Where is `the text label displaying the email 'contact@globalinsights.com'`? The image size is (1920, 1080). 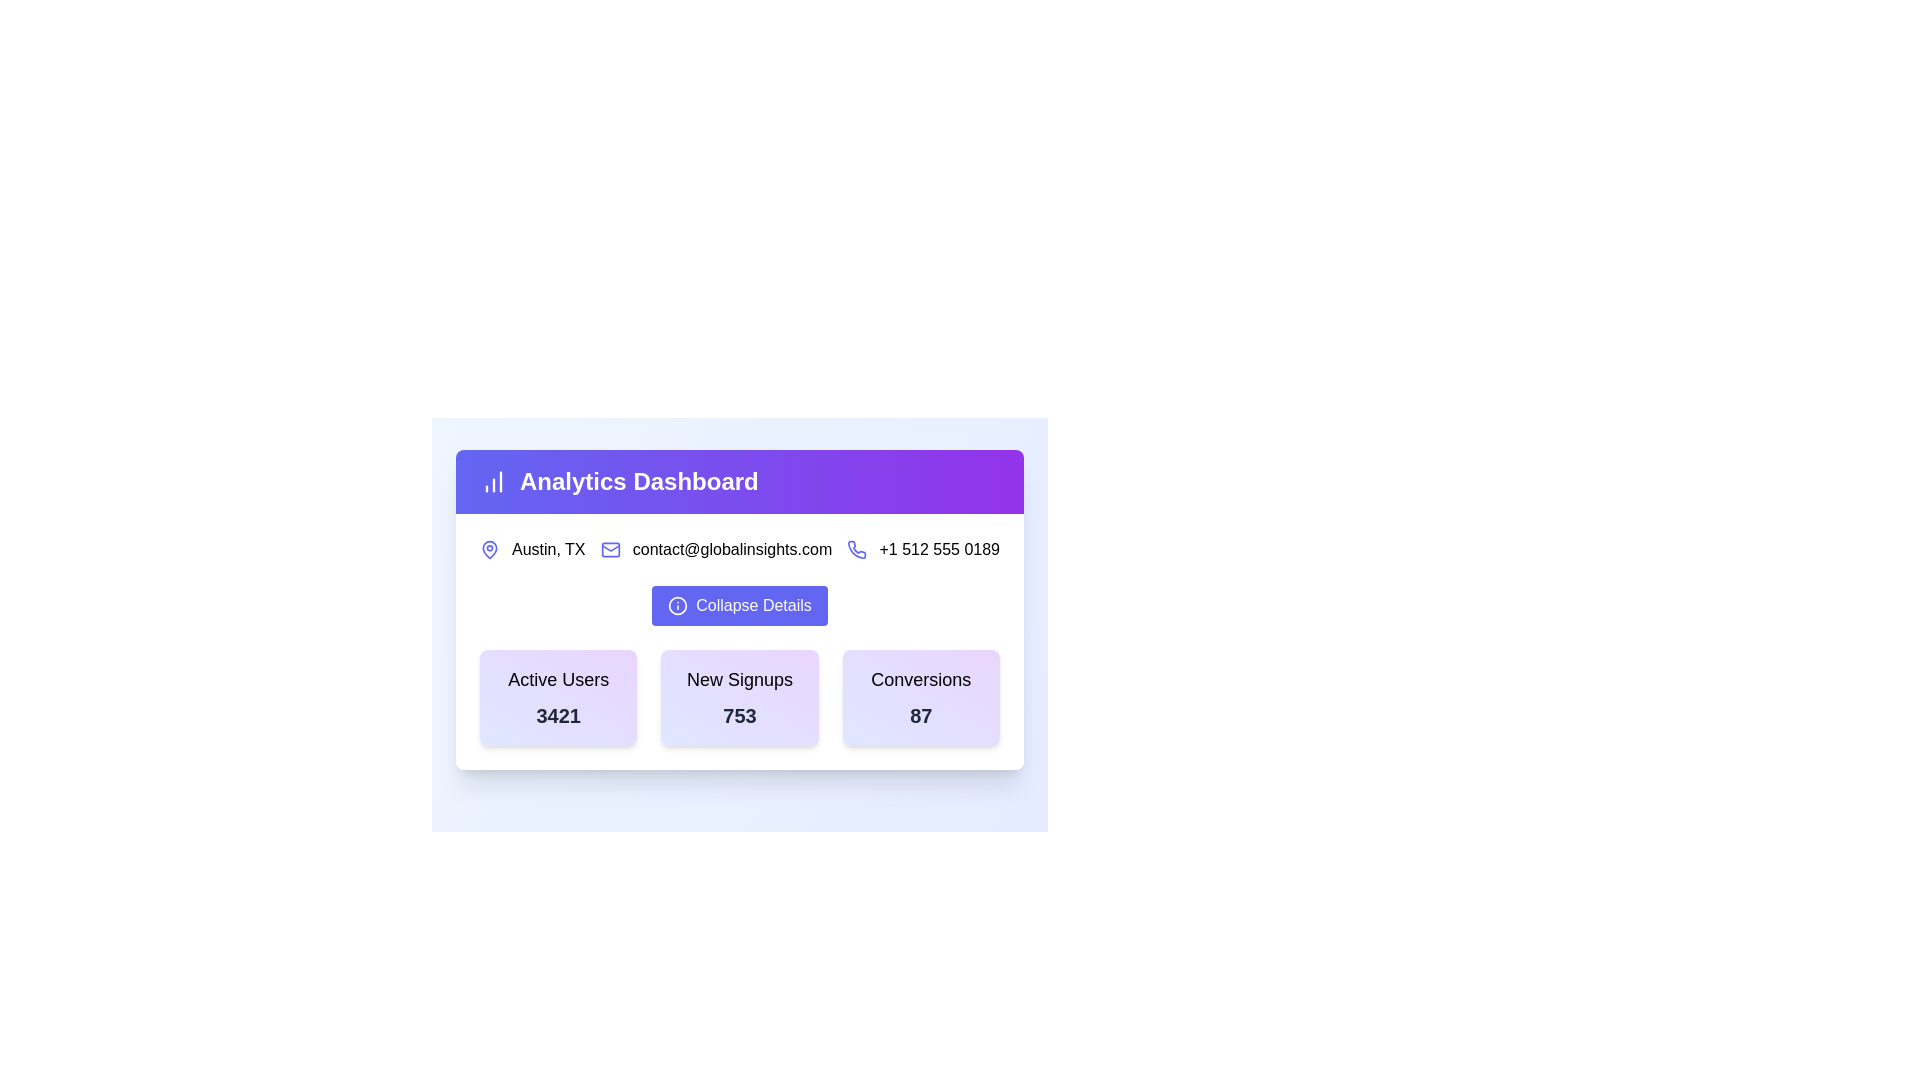 the text label displaying the email 'contact@globalinsights.com' is located at coordinates (731, 550).